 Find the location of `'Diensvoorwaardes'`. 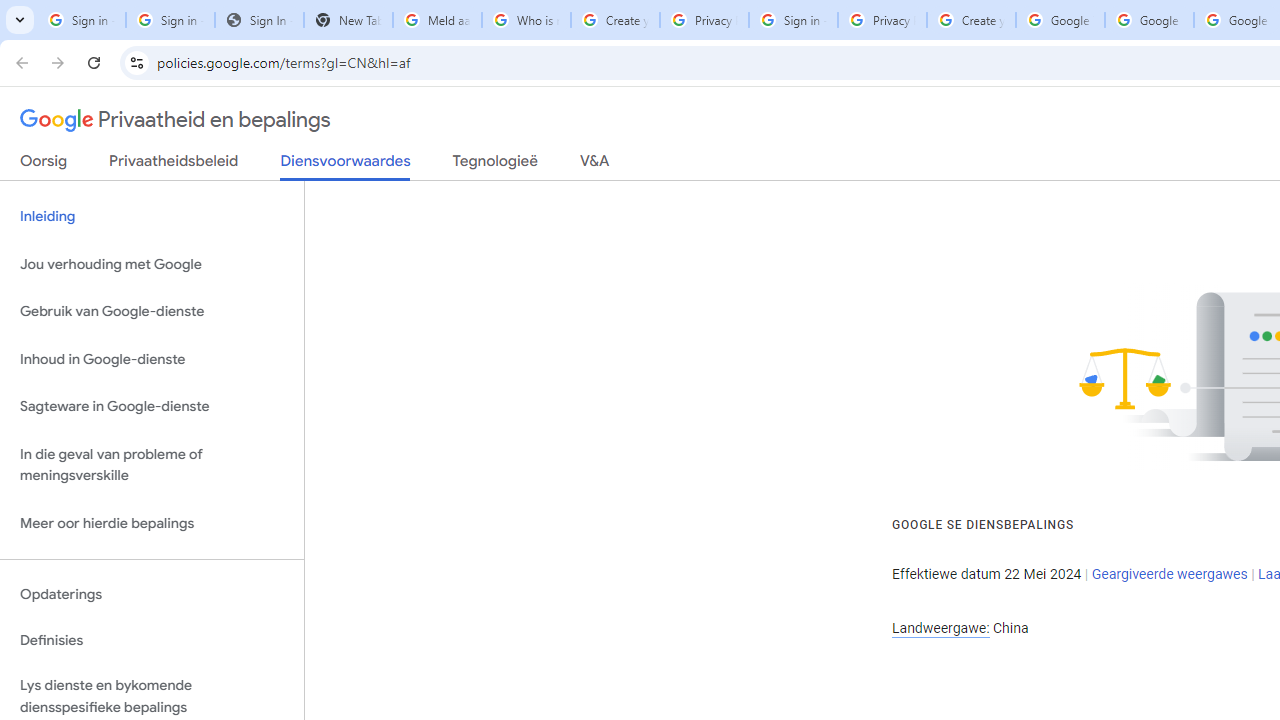

'Diensvoorwaardes' is located at coordinates (345, 165).